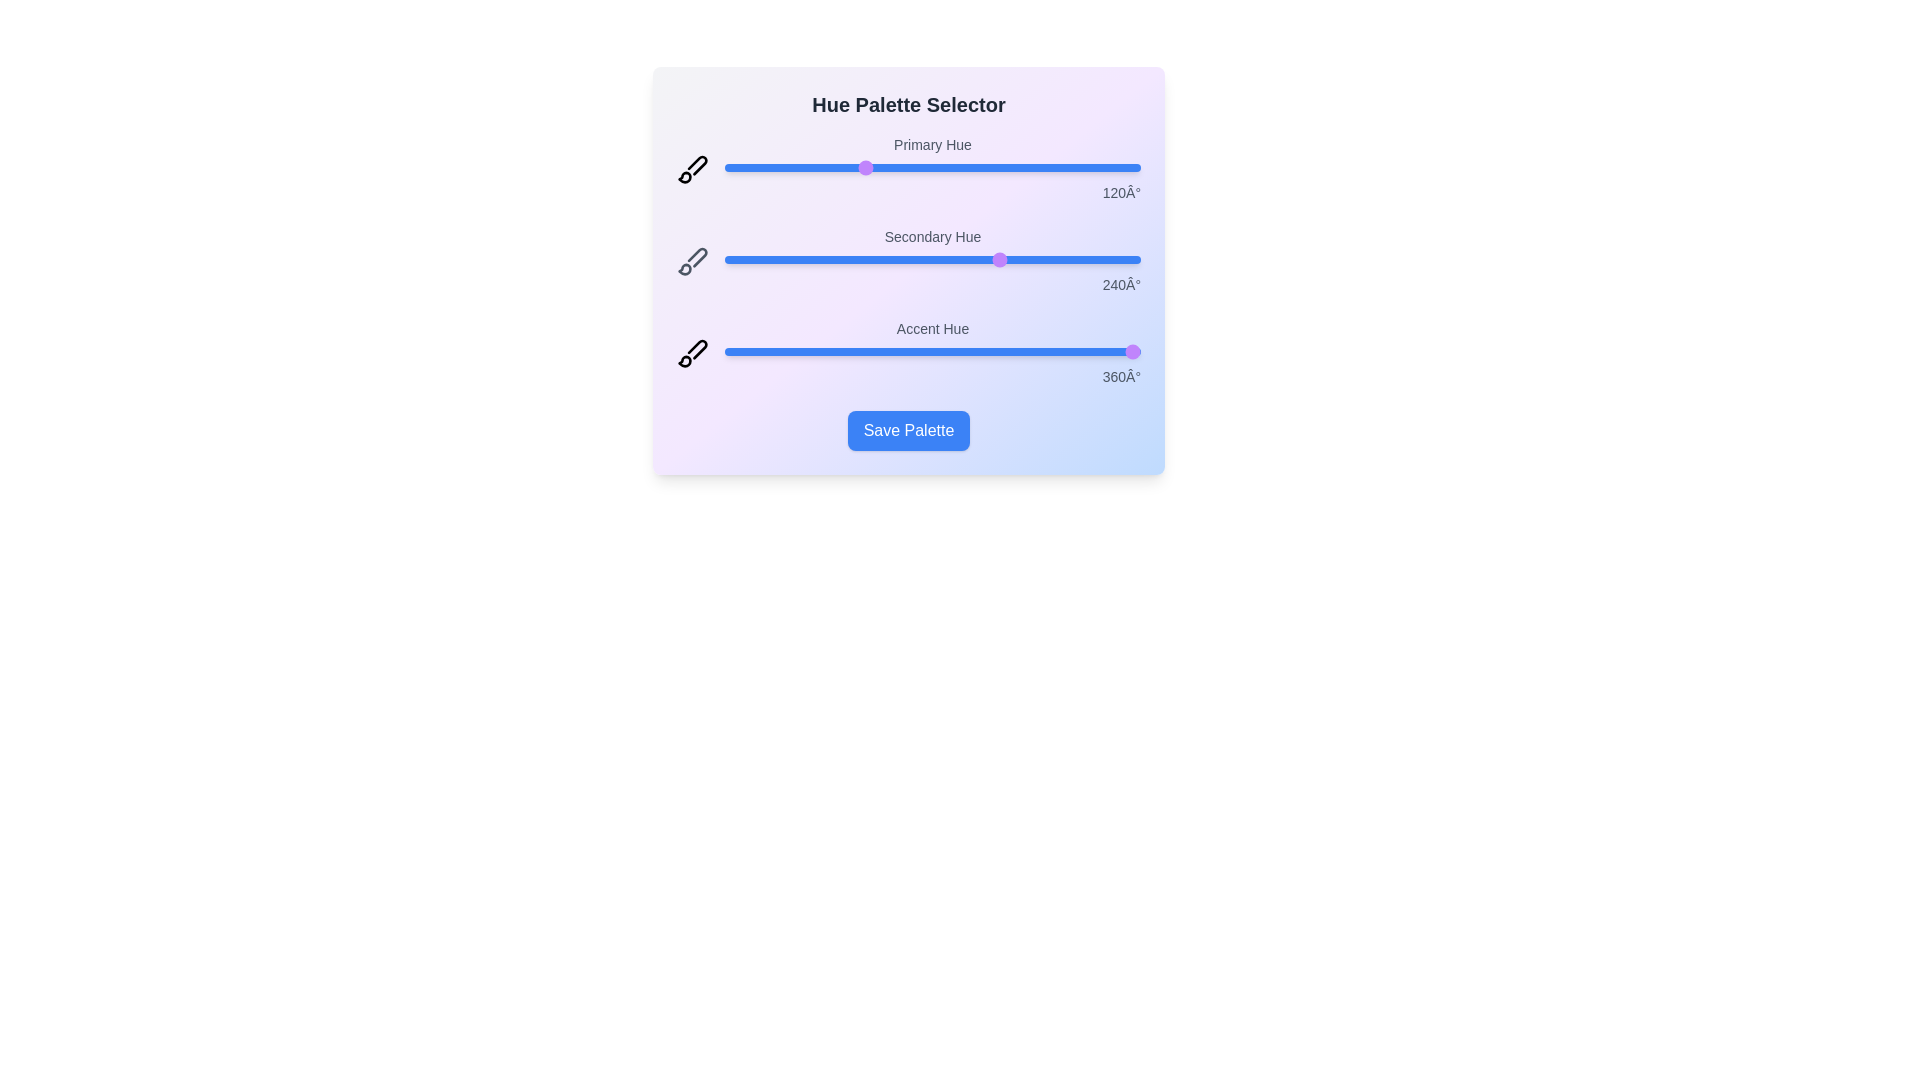 The height and width of the screenshot is (1080, 1920). What do you see at coordinates (931, 192) in the screenshot?
I see `the hue value text to select it` at bounding box center [931, 192].